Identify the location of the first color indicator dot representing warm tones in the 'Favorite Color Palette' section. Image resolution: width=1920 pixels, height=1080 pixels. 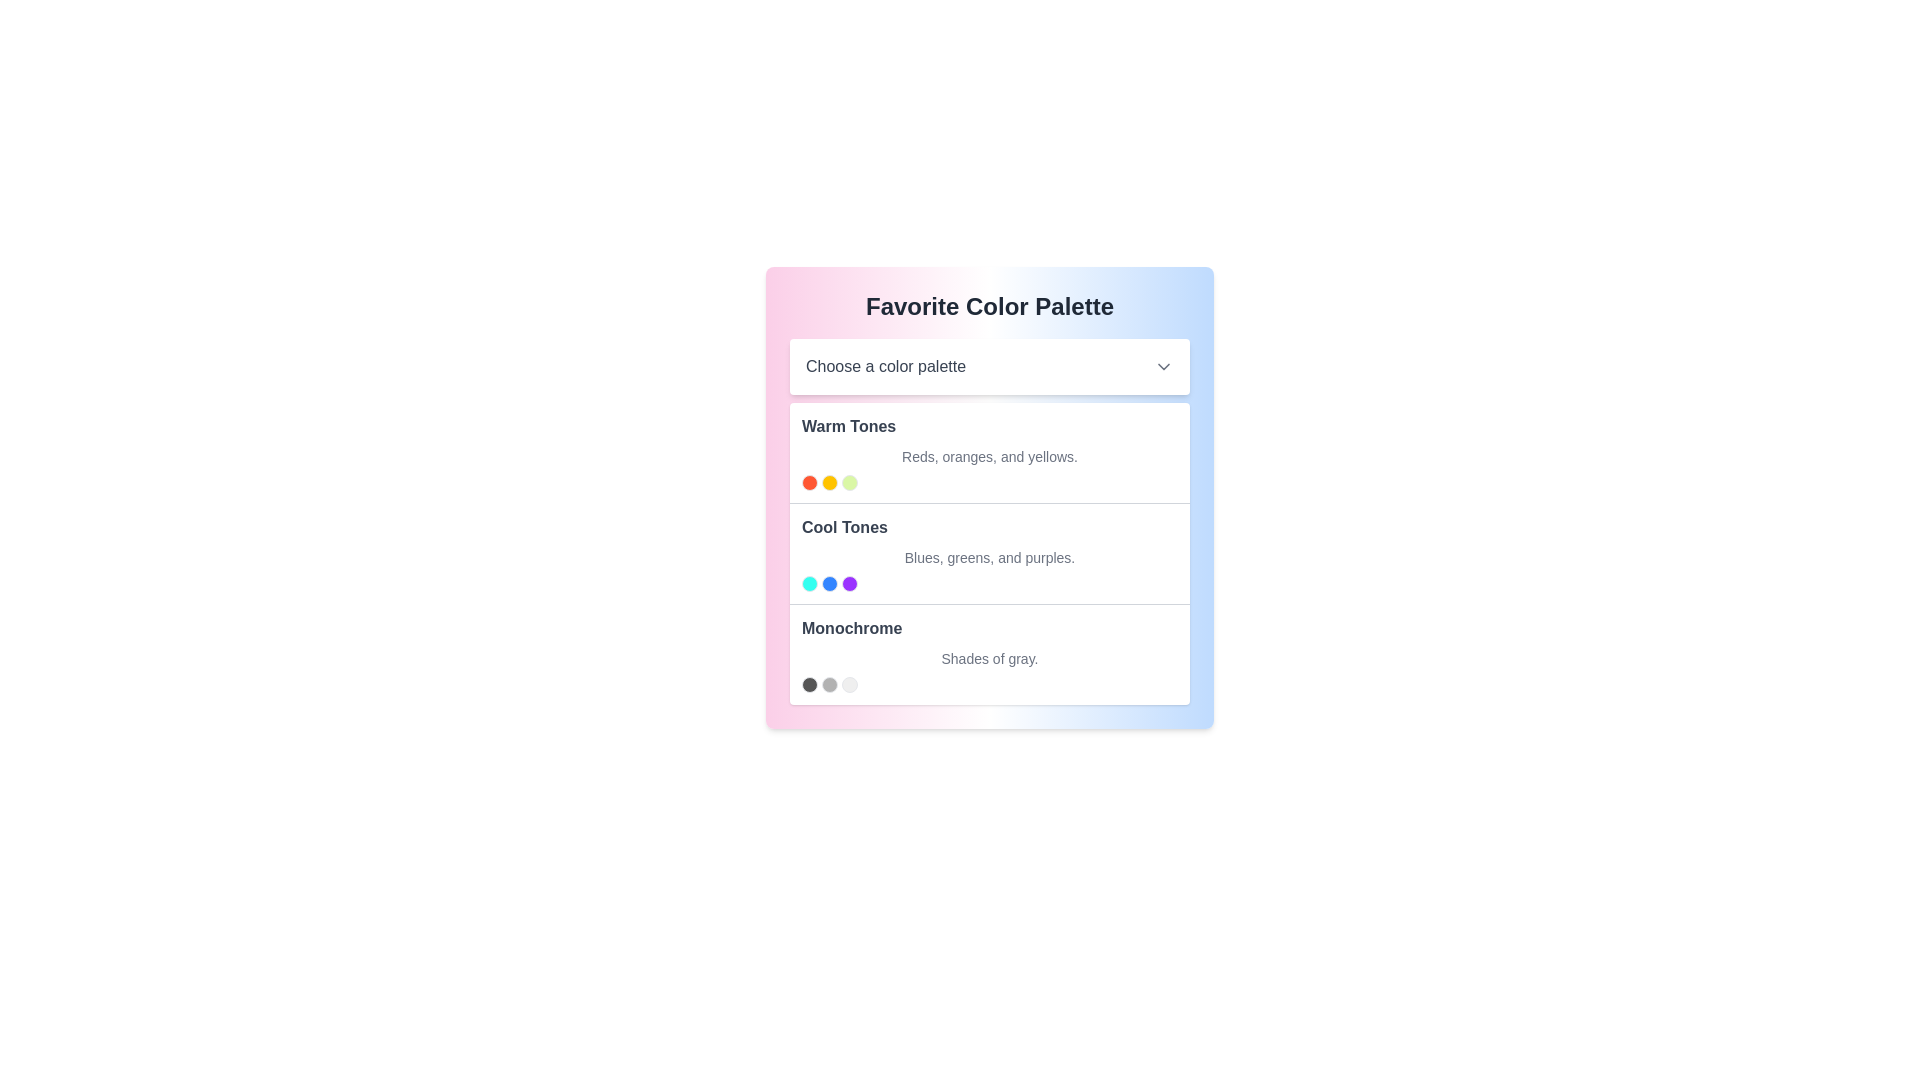
(810, 482).